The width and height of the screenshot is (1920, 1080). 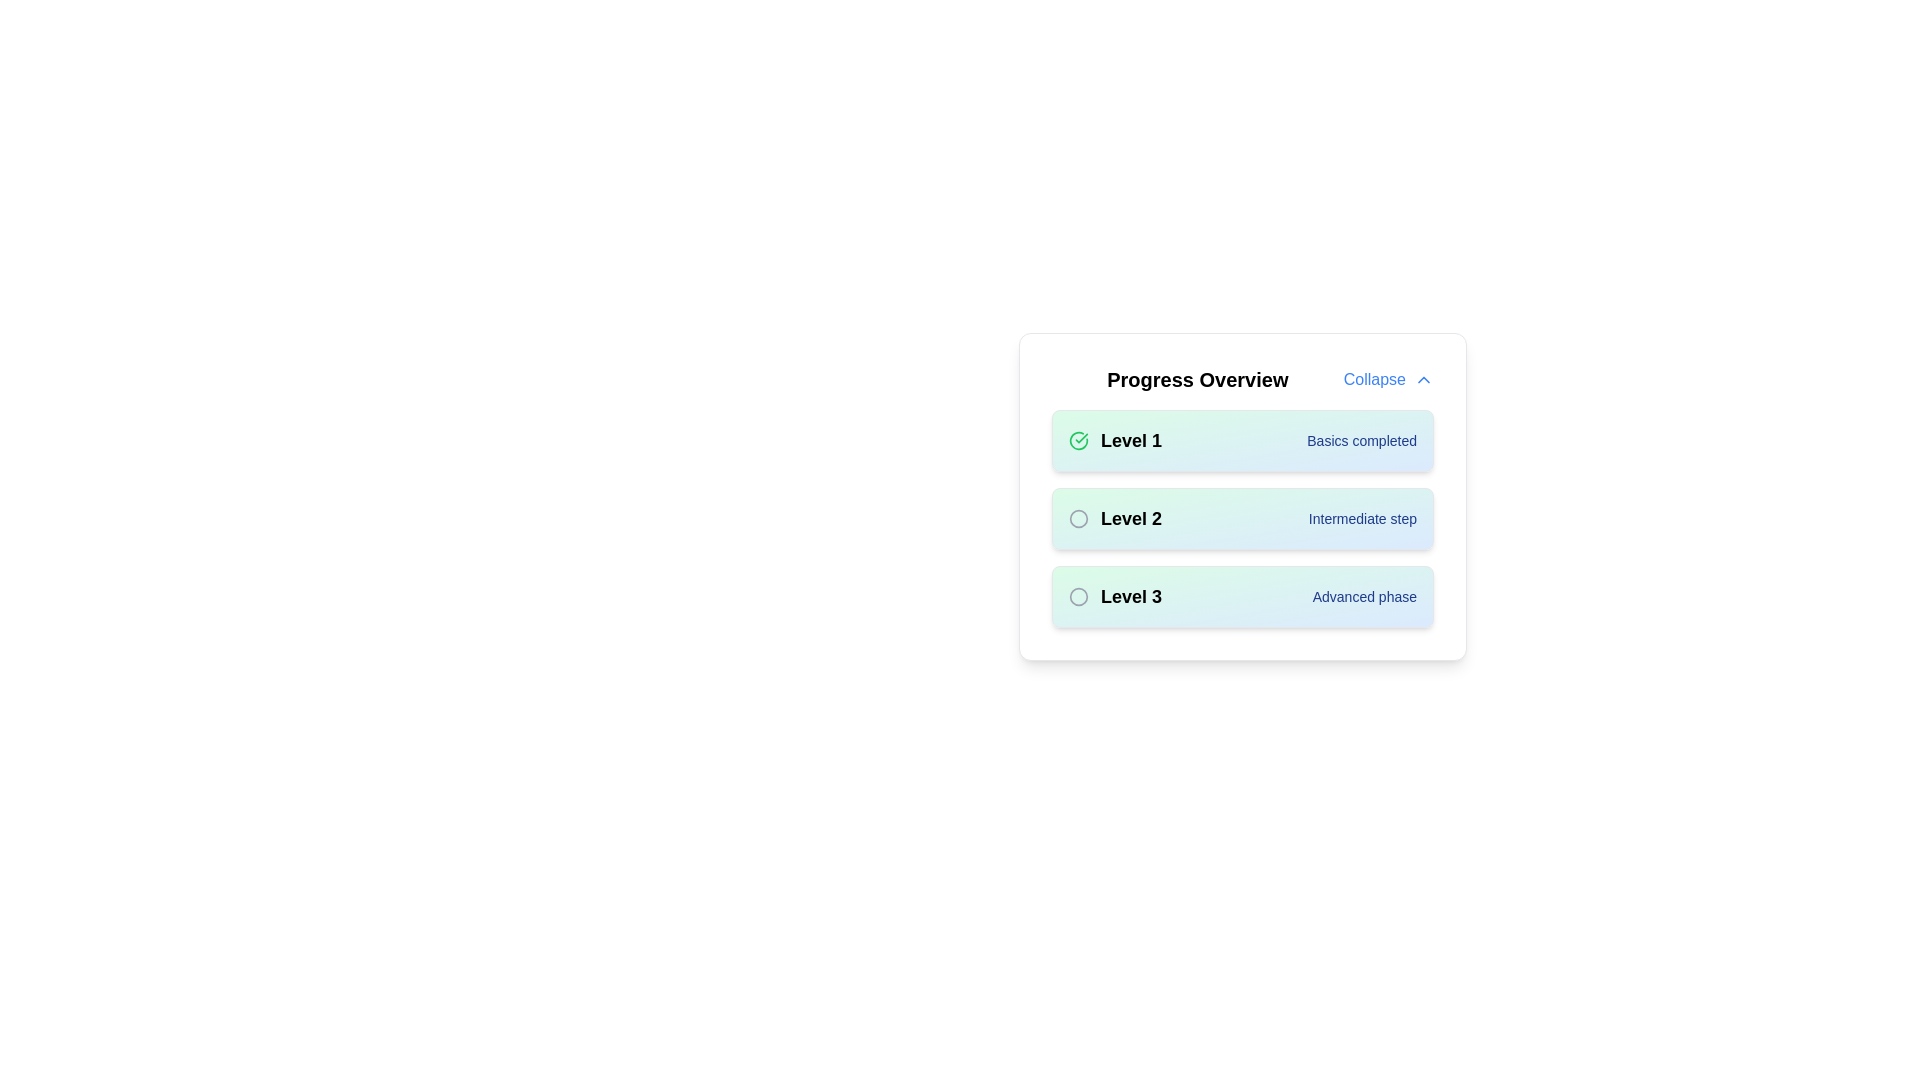 I want to click on the Progress Step Indicator, which indicates the second level in the progression hierarchy and is horizontally centered in a bordered box with a gradient background, so click(x=1242, y=518).